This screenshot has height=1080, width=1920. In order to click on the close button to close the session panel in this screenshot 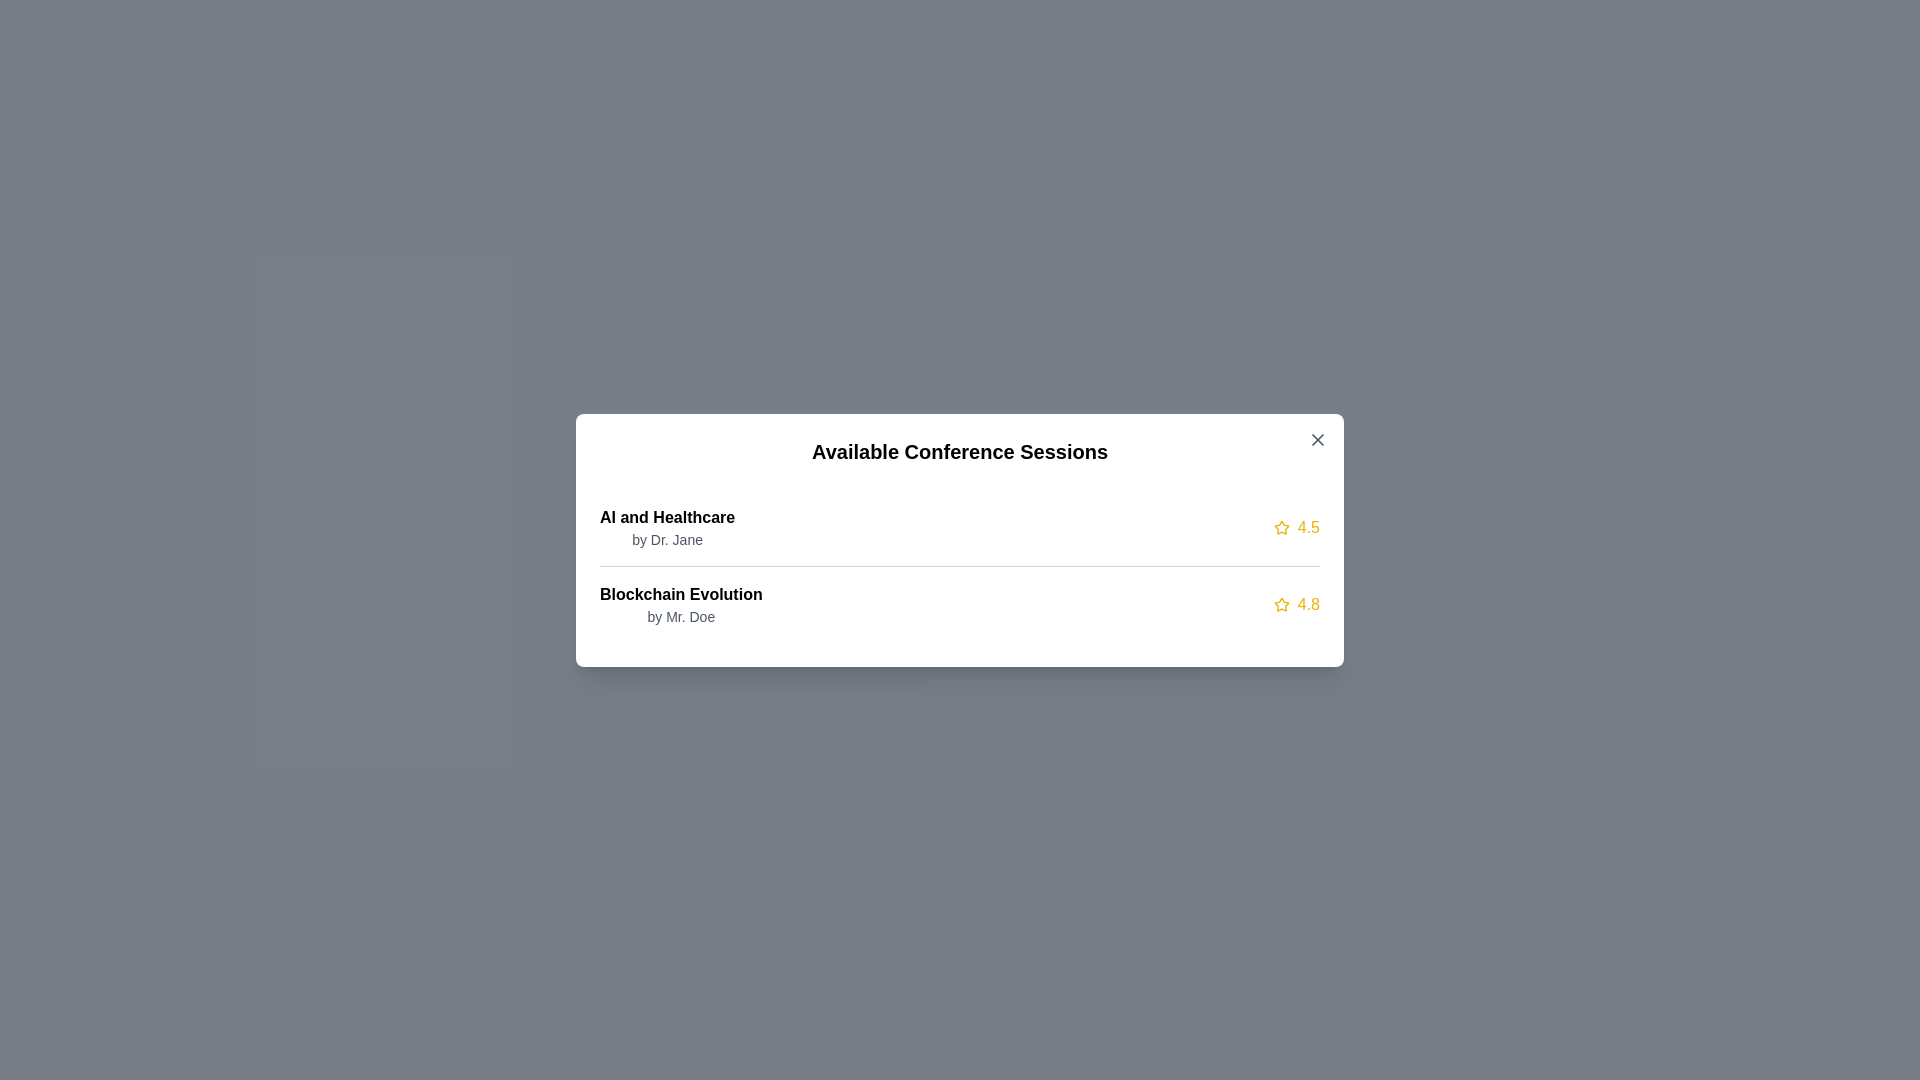, I will do `click(1318, 438)`.